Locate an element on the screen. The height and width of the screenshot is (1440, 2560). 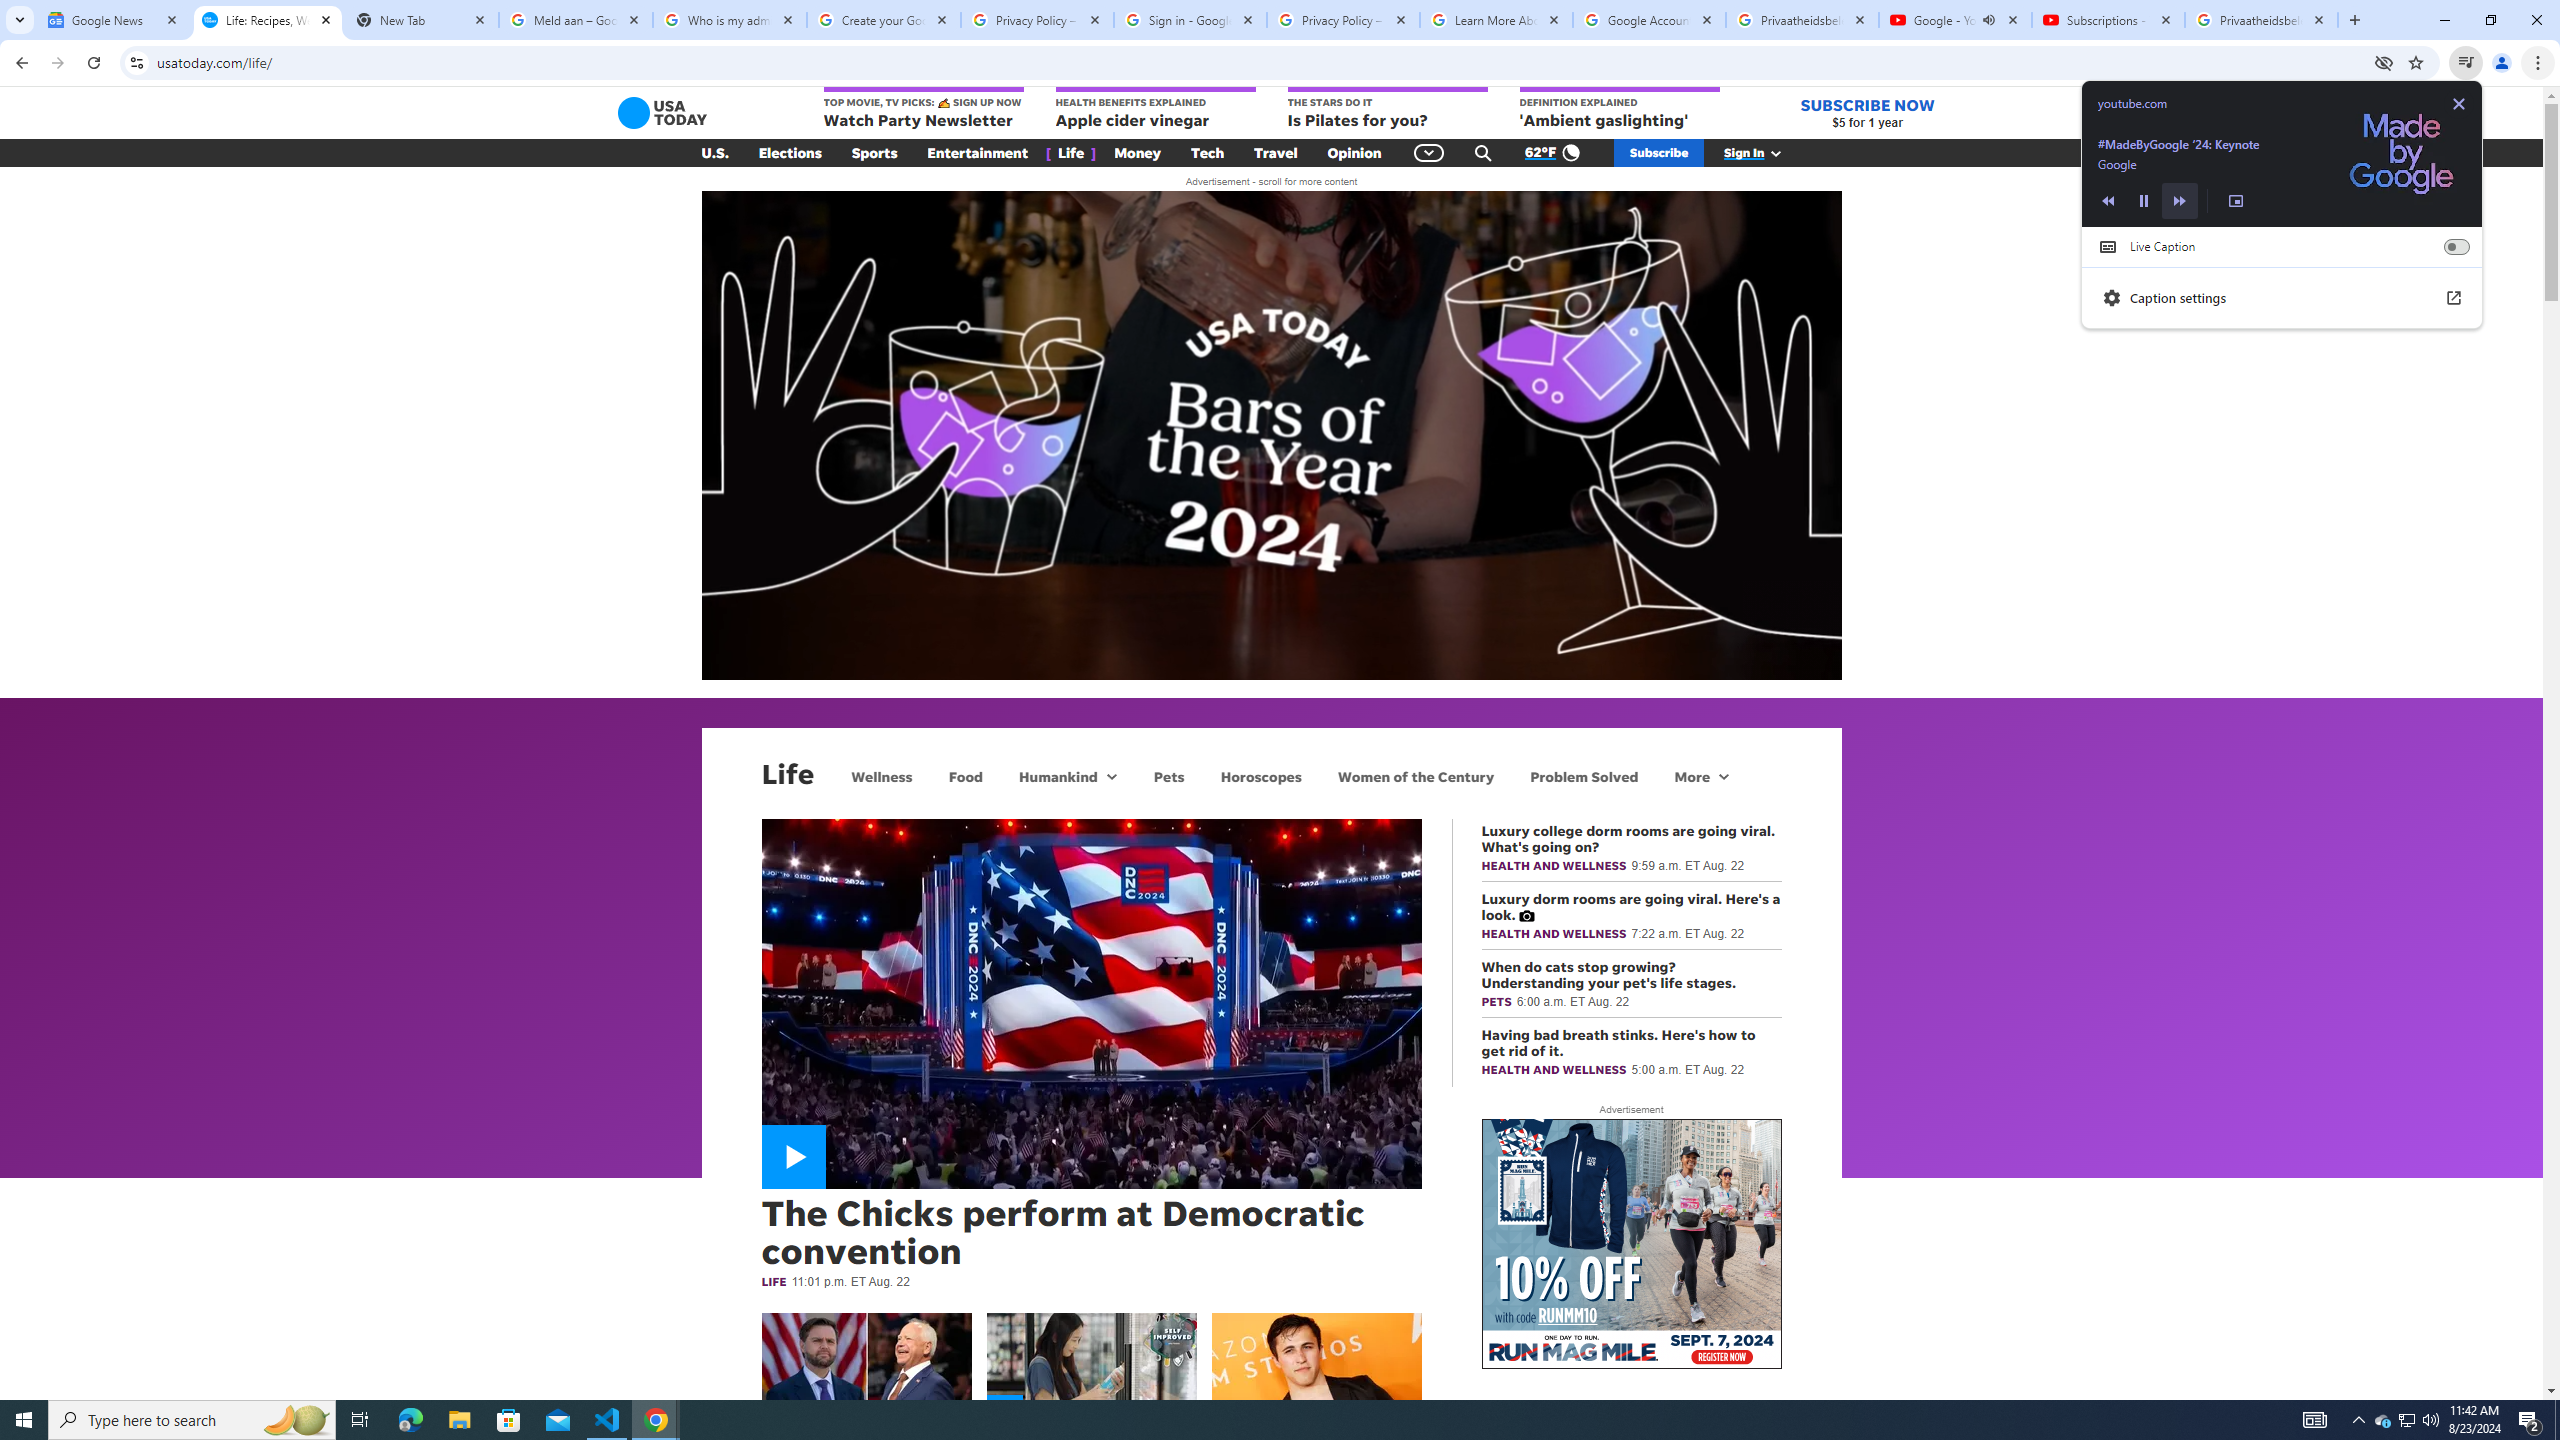
'Visual Studio Code - 1 running window' is located at coordinates (607, 1418).